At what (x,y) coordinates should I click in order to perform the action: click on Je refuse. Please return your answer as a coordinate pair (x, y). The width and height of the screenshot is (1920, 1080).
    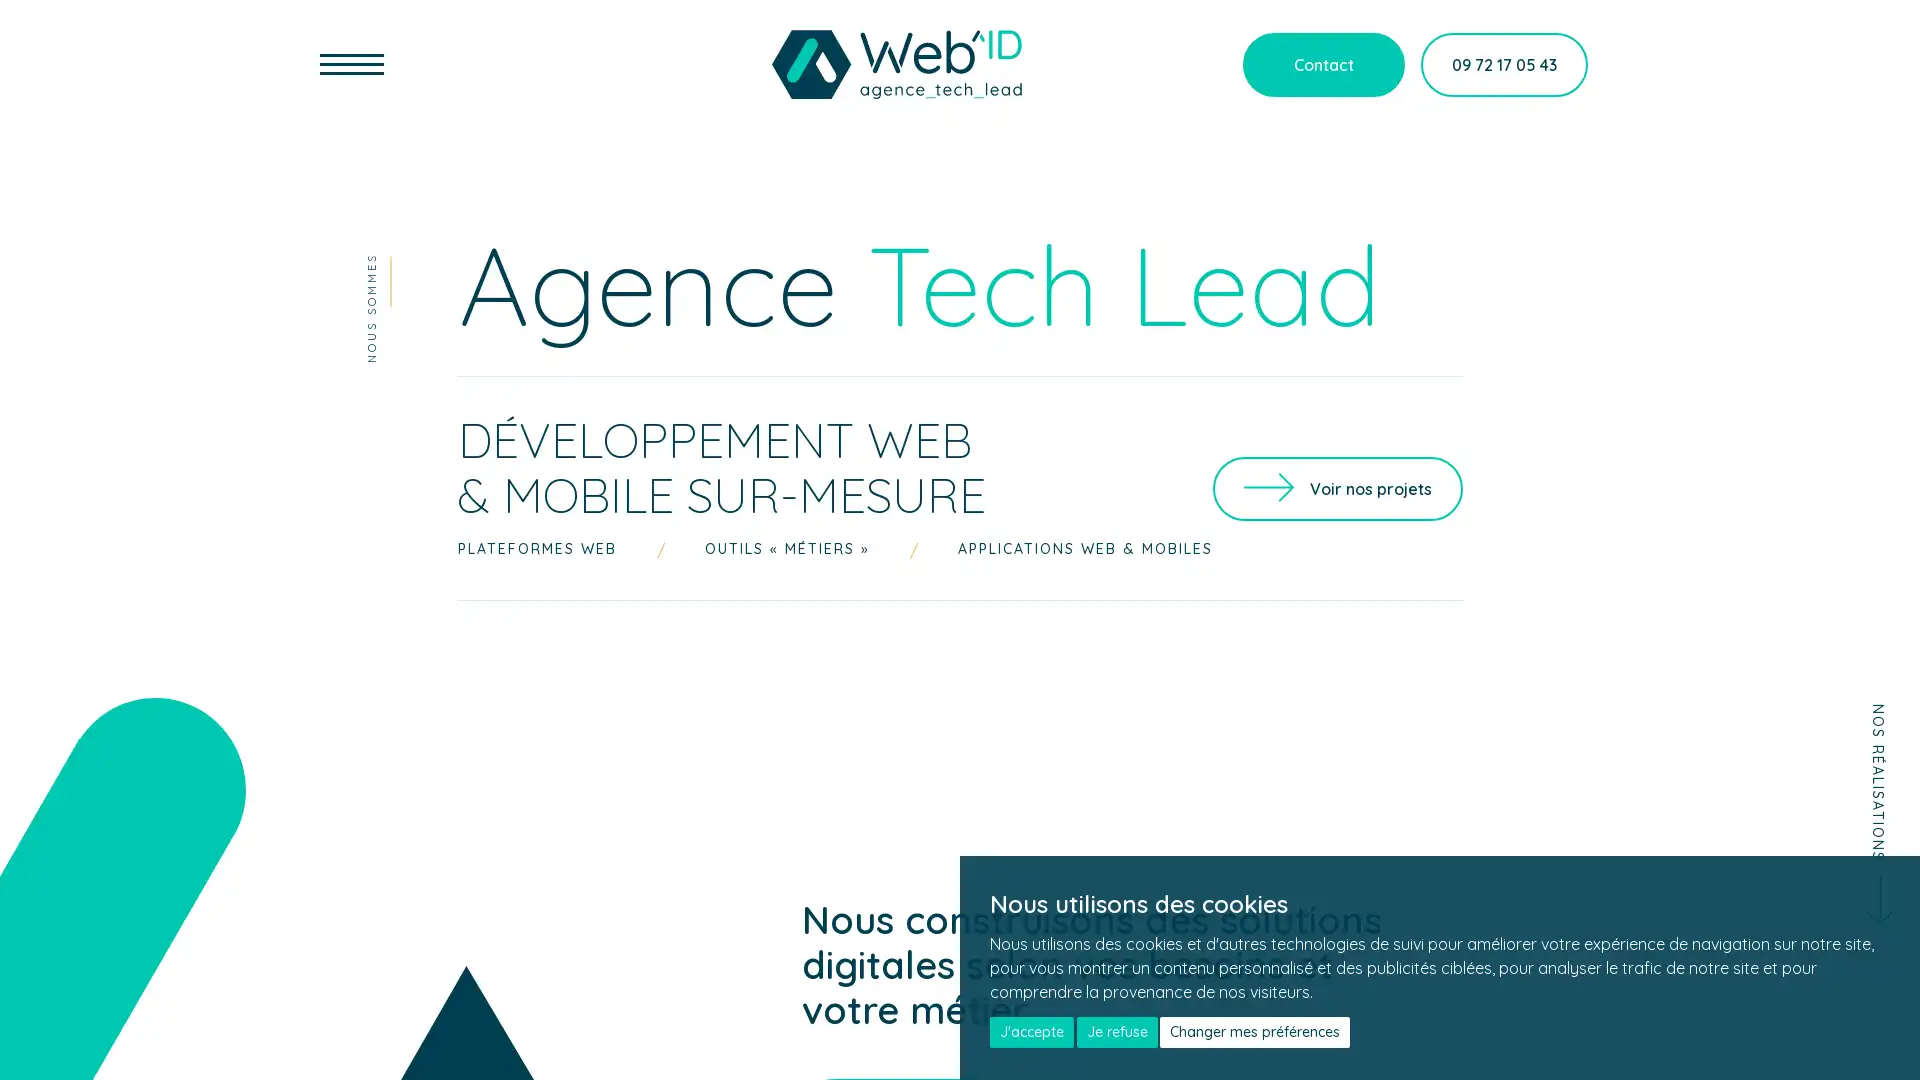
    Looking at the image, I should click on (1115, 1031).